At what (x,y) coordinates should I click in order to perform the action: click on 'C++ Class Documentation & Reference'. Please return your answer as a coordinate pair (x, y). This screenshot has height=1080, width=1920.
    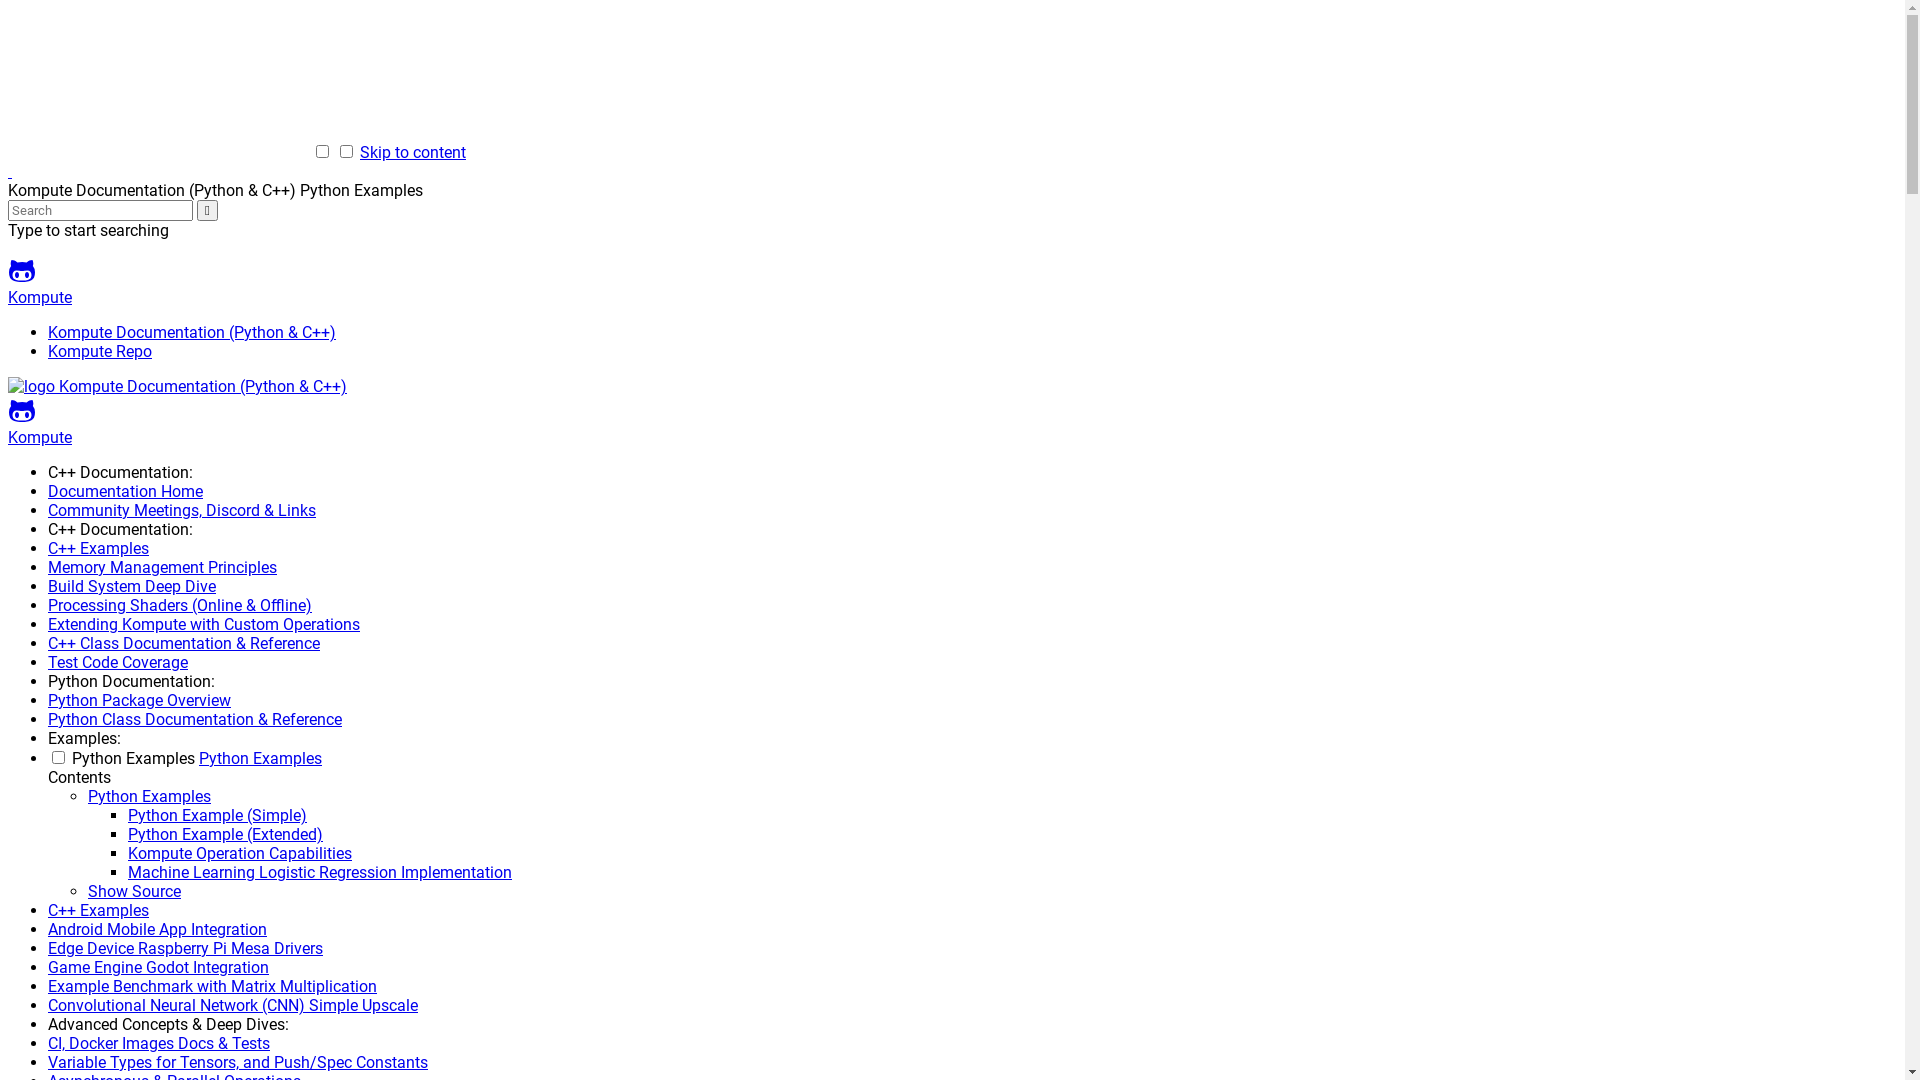
    Looking at the image, I should click on (183, 643).